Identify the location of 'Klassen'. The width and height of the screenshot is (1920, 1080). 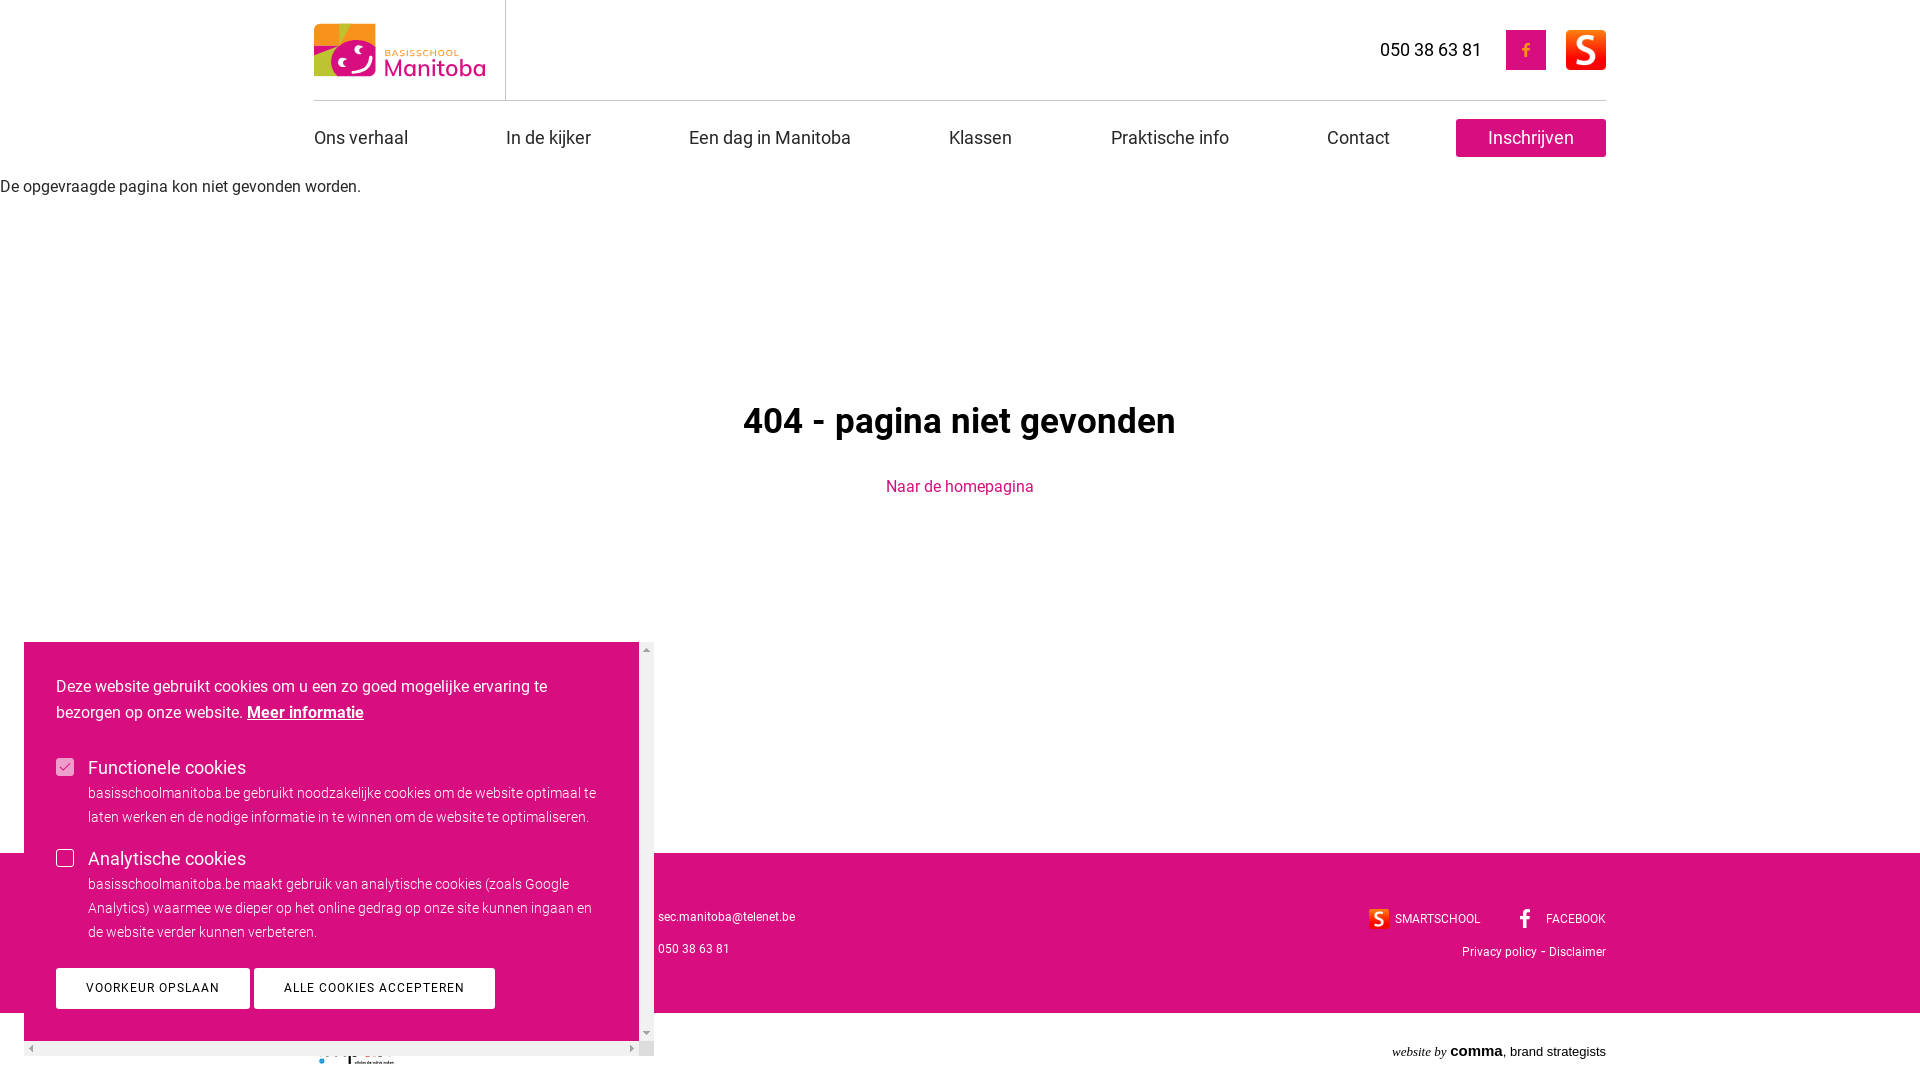
(915, 137).